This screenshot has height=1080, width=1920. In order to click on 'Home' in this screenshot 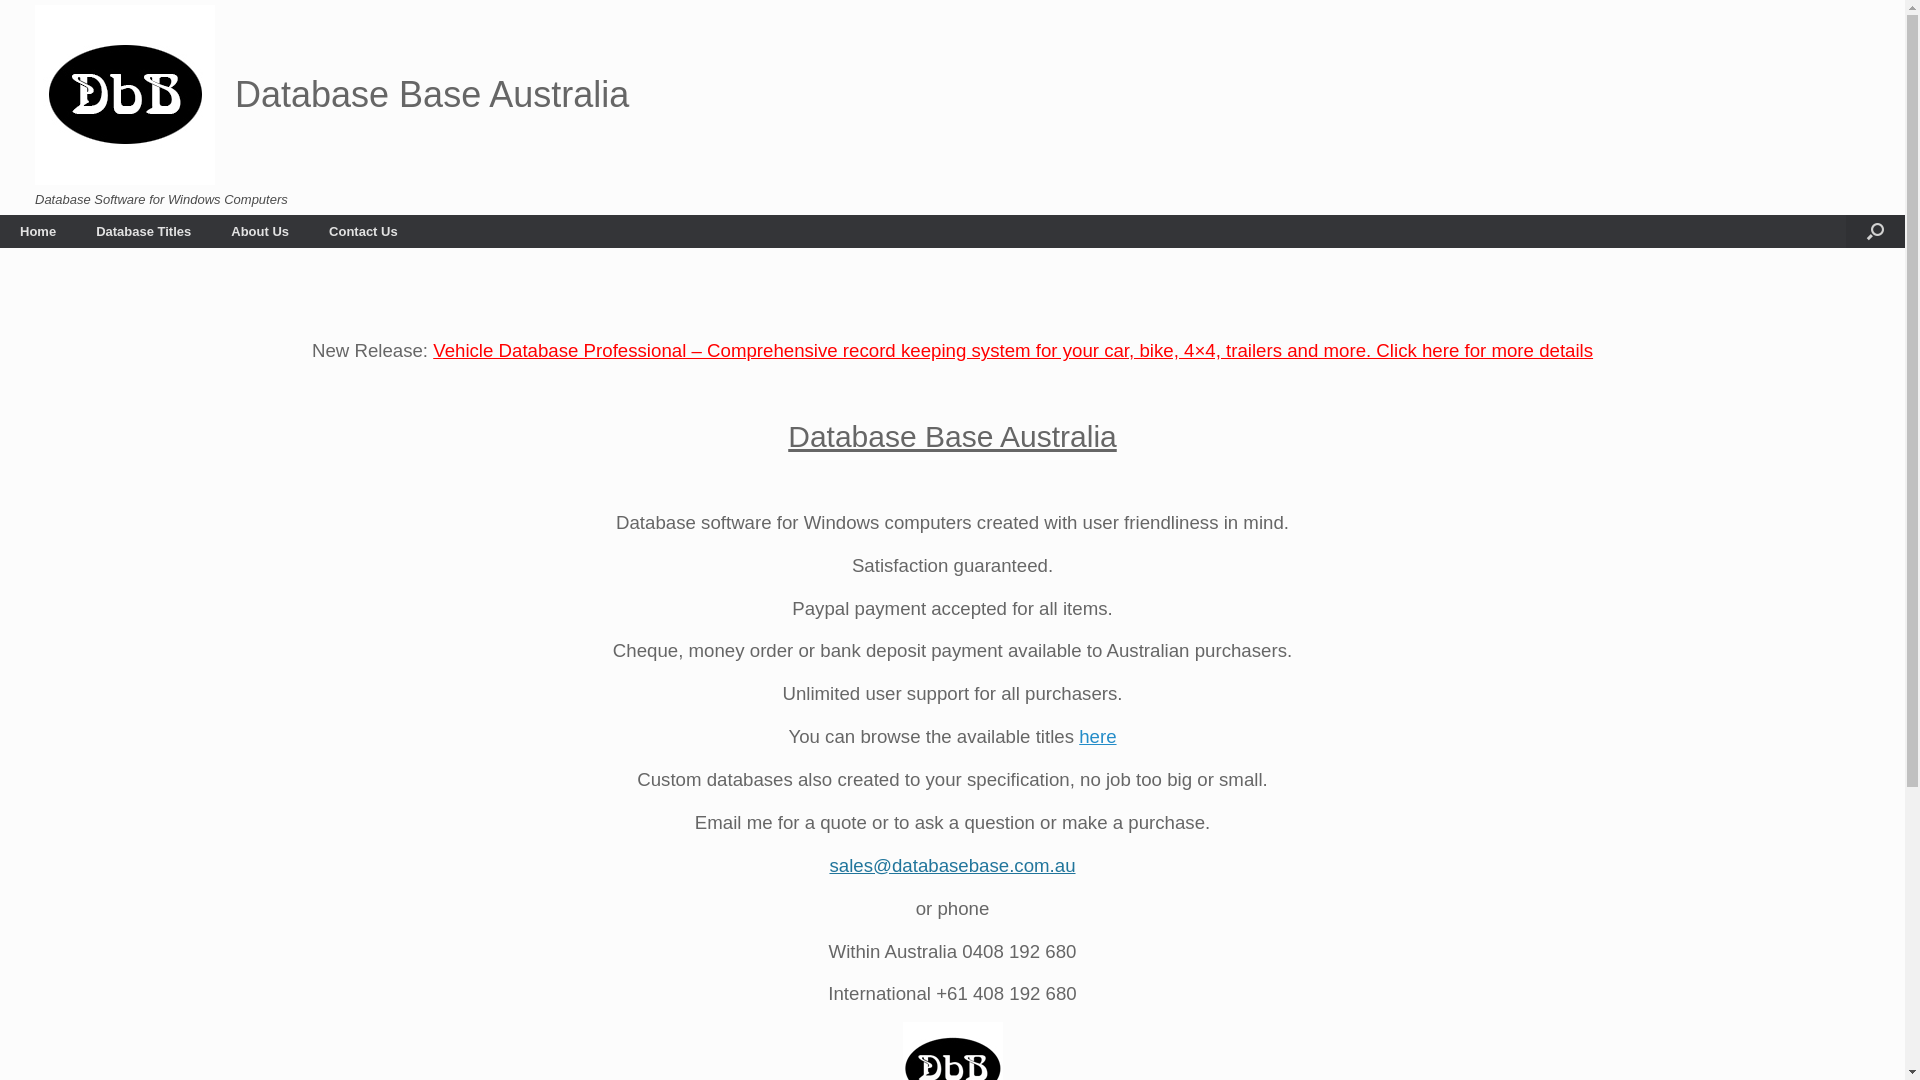, I will do `click(38, 229)`.